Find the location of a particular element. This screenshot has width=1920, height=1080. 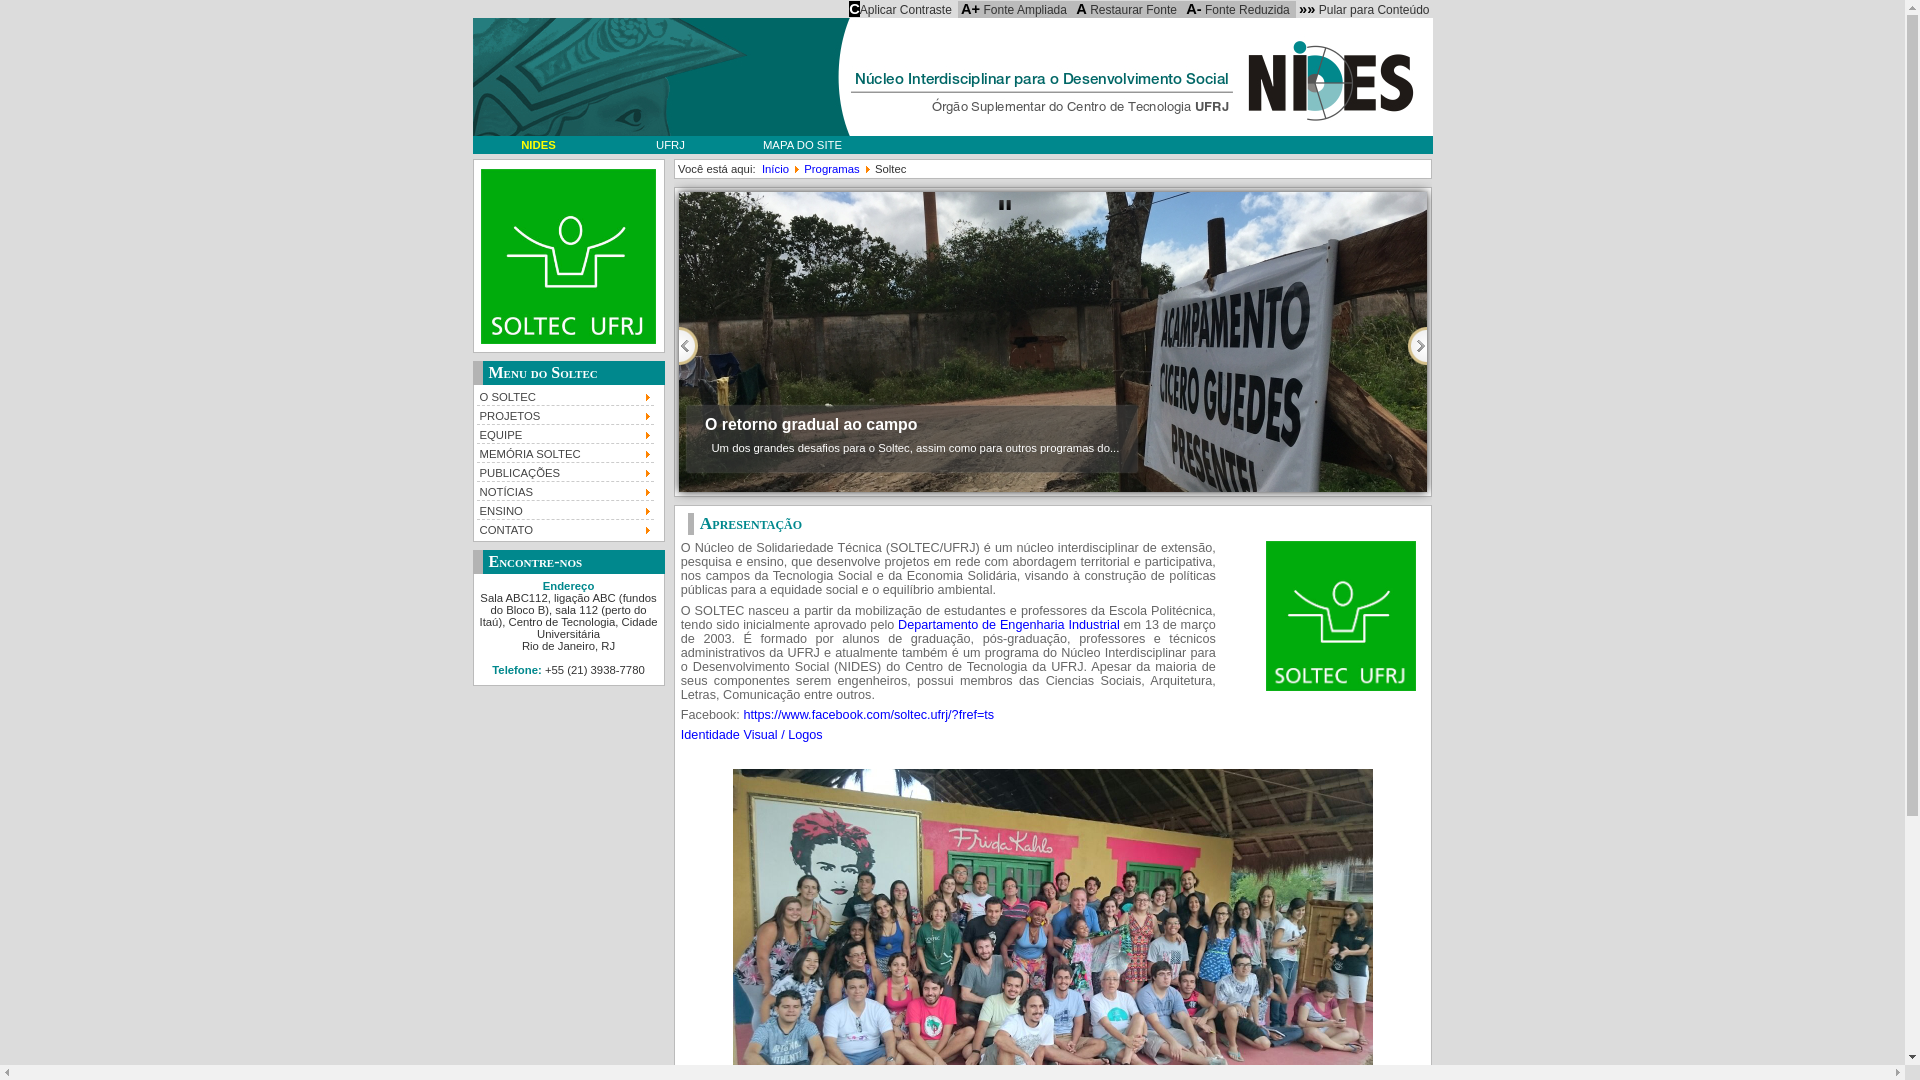

'CAplicar Contraste' is located at coordinates (845, 8).